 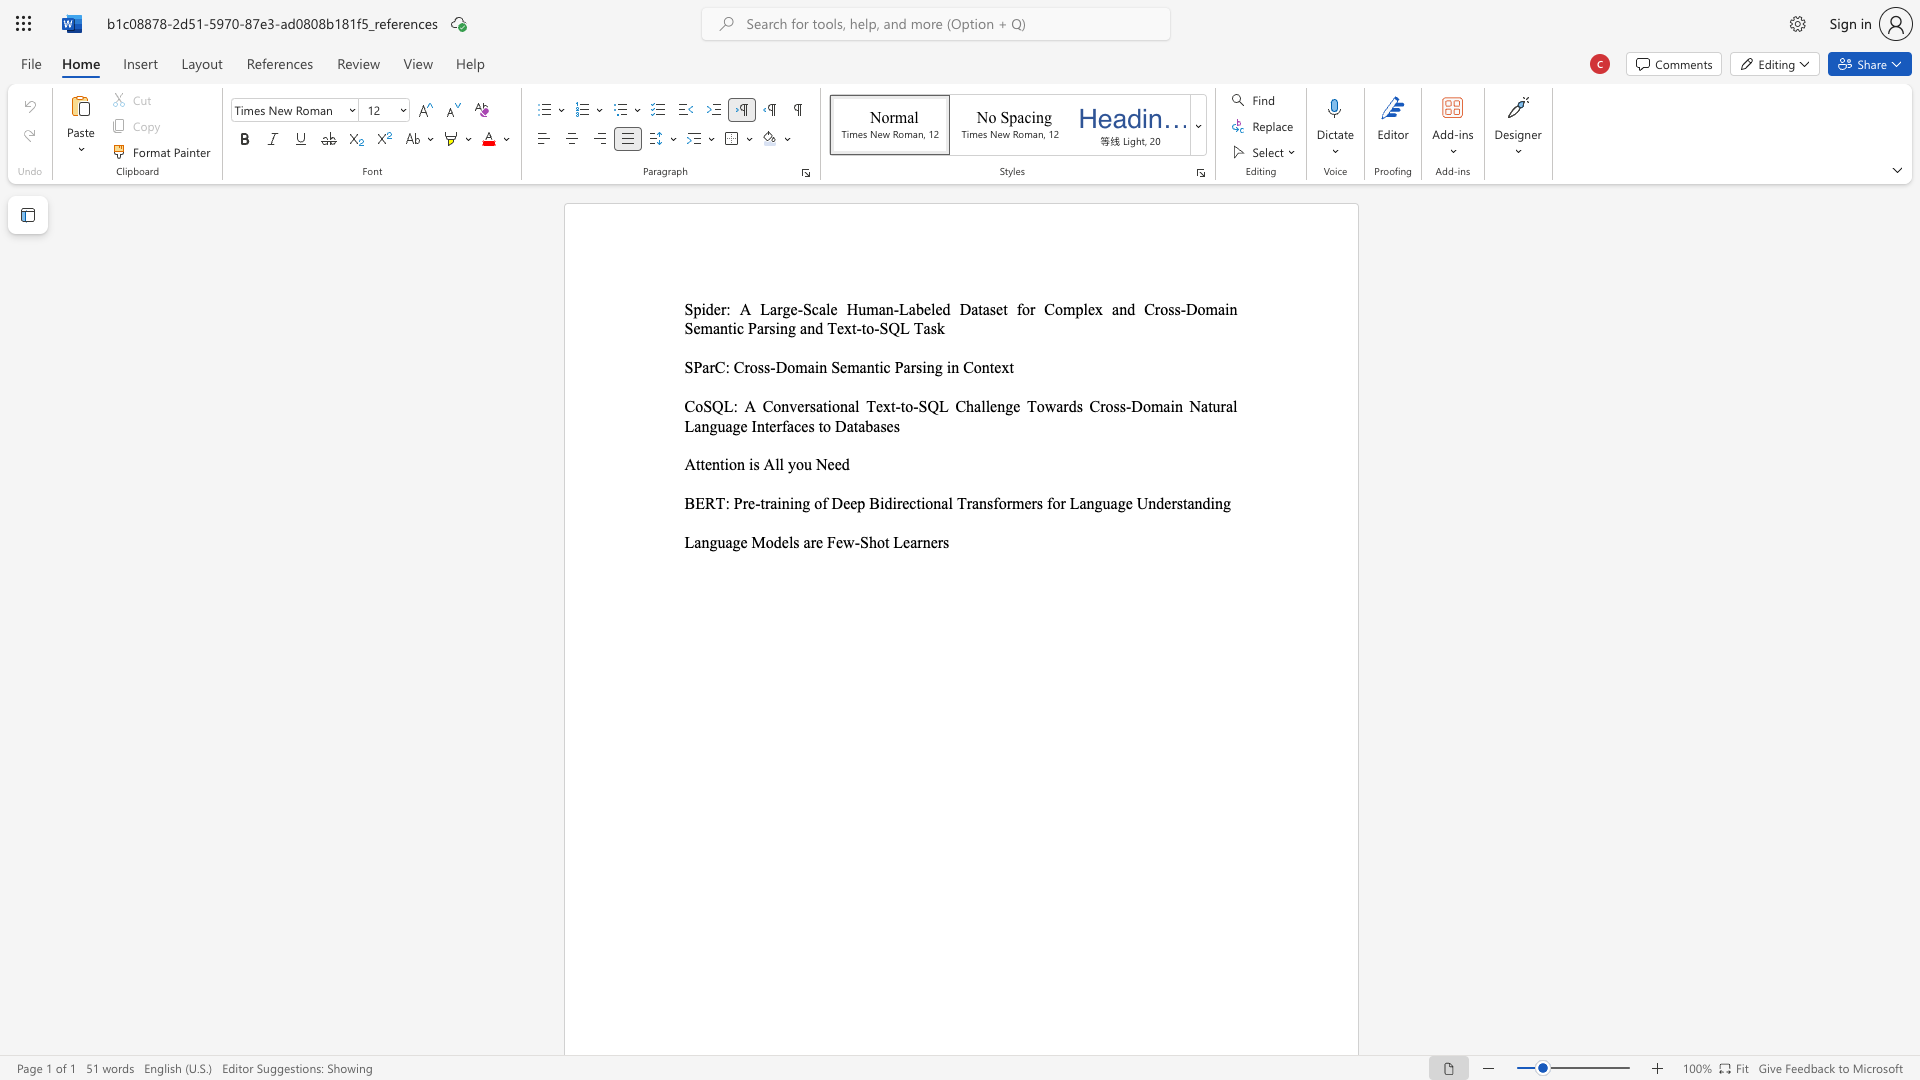 I want to click on the 1th character "n" in the text, so click(x=715, y=464).